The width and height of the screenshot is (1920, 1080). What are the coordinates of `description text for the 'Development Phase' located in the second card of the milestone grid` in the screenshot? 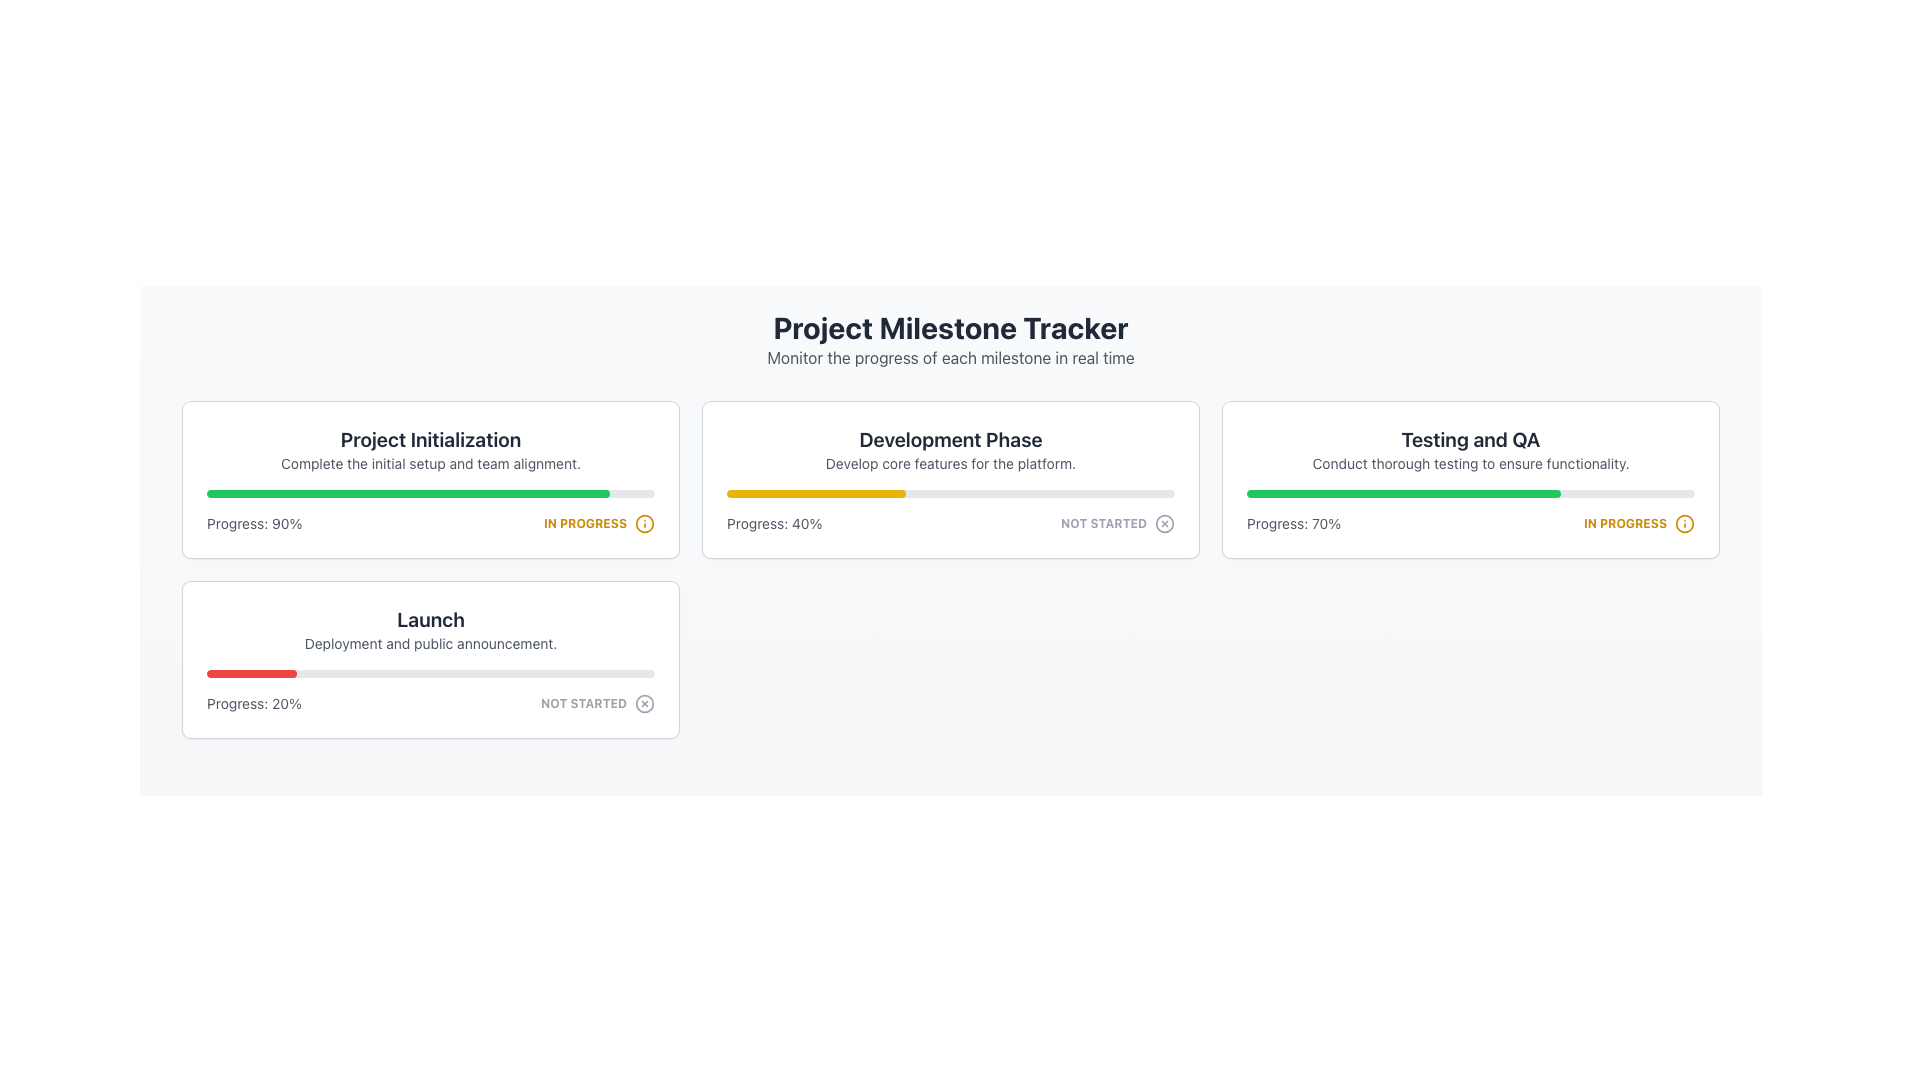 It's located at (949, 463).